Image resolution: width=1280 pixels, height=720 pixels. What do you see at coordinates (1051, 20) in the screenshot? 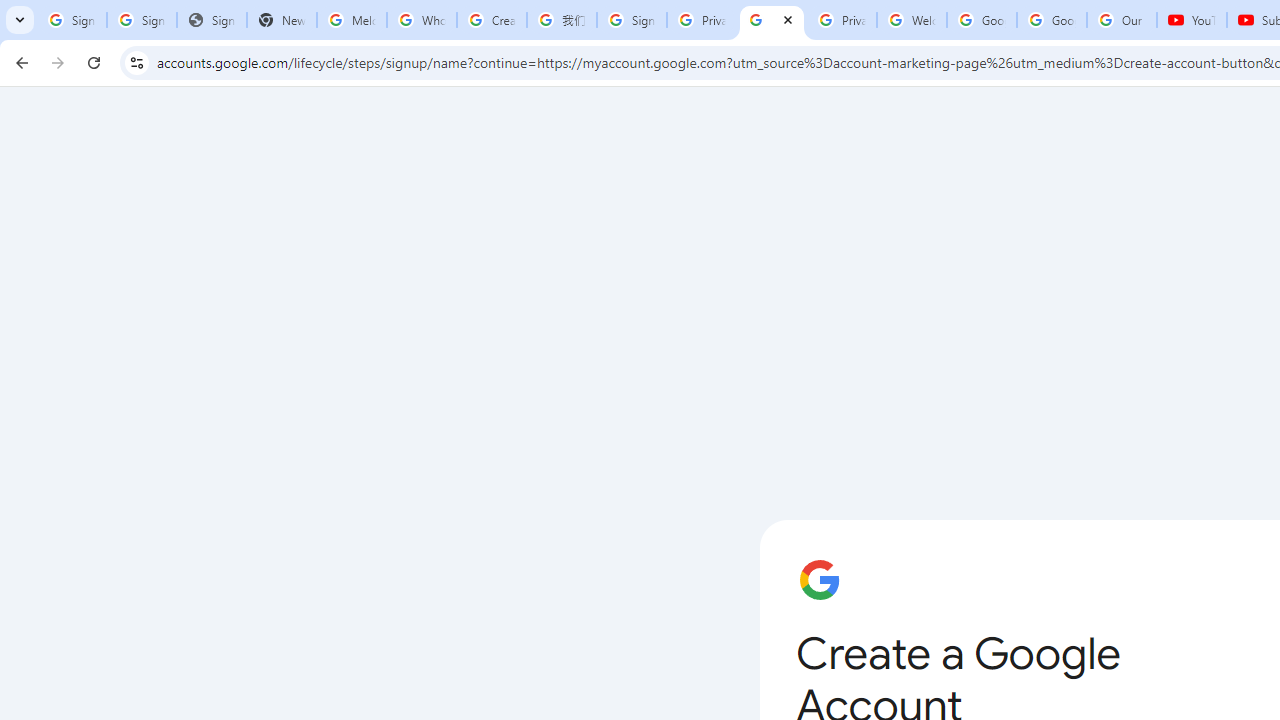
I see `'Google Account'` at bounding box center [1051, 20].